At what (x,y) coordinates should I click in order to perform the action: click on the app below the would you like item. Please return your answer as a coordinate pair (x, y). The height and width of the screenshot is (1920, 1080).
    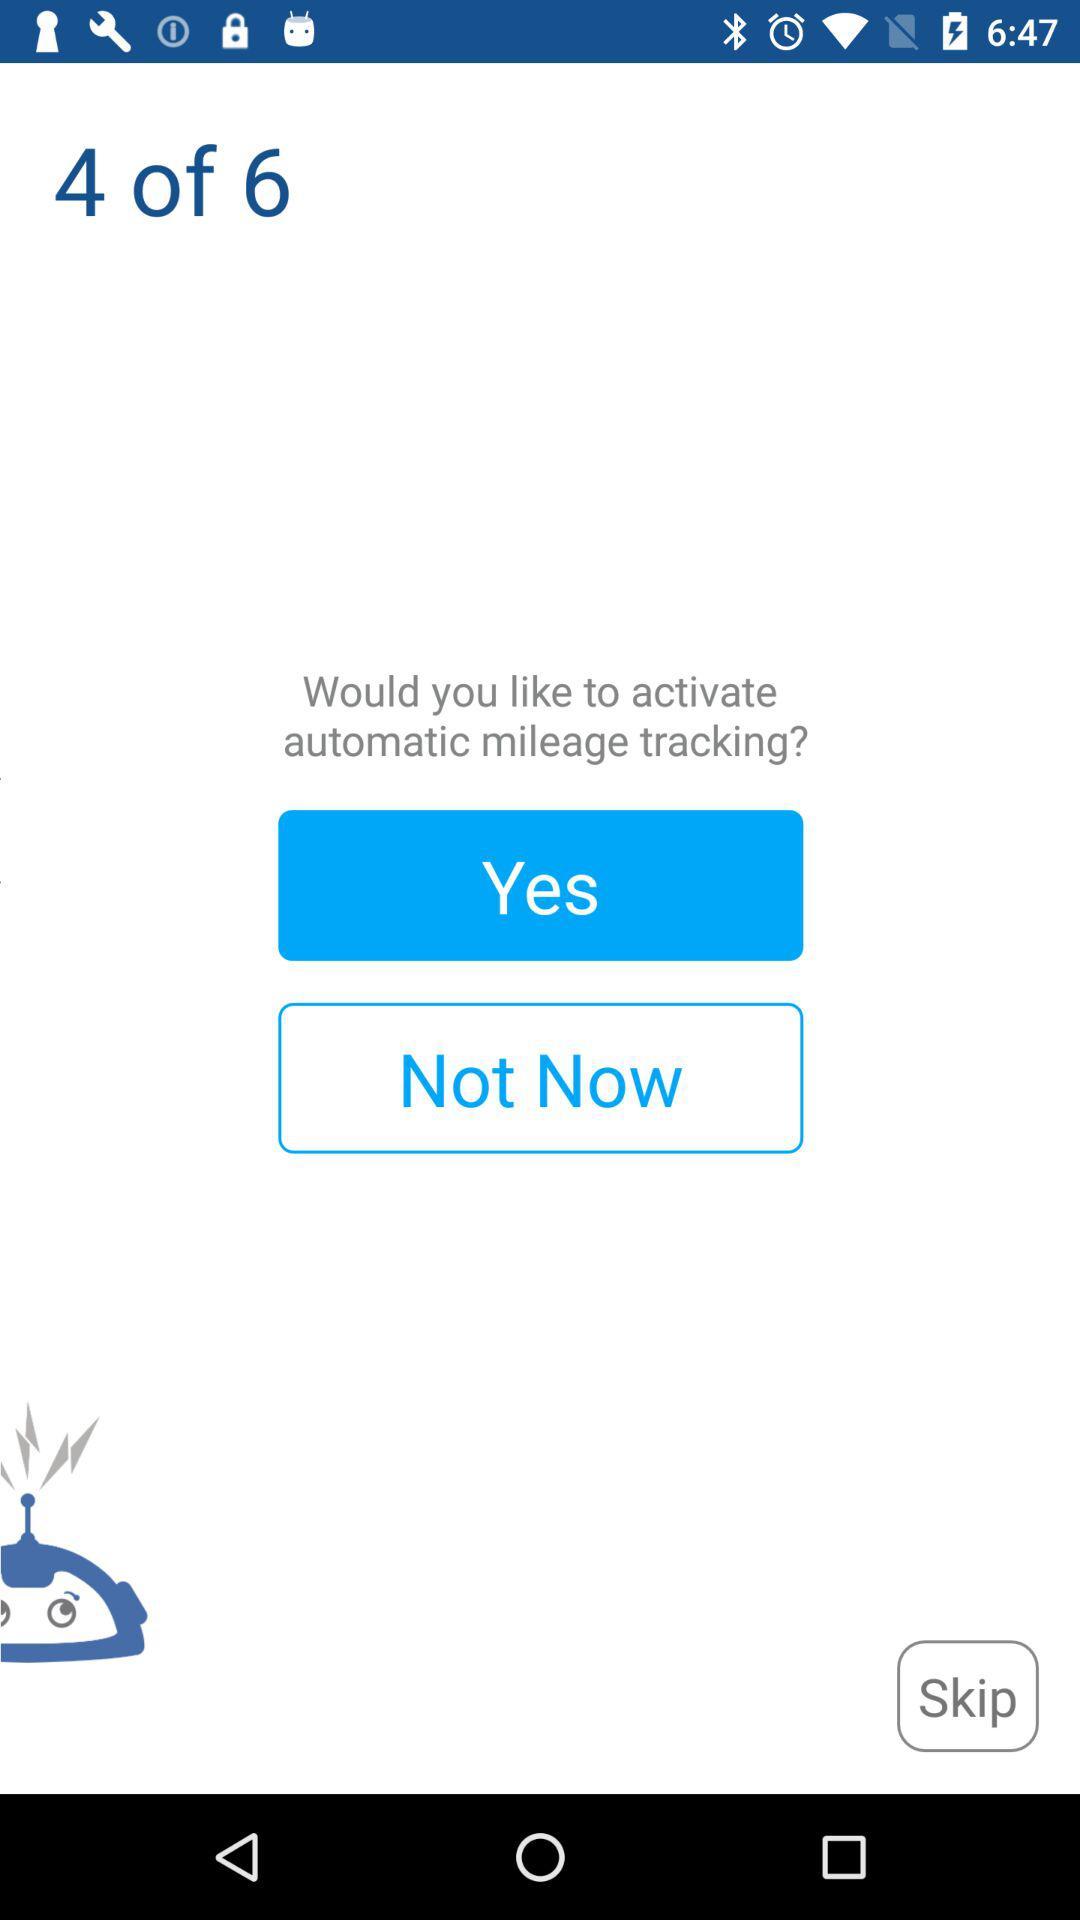
    Looking at the image, I should click on (540, 884).